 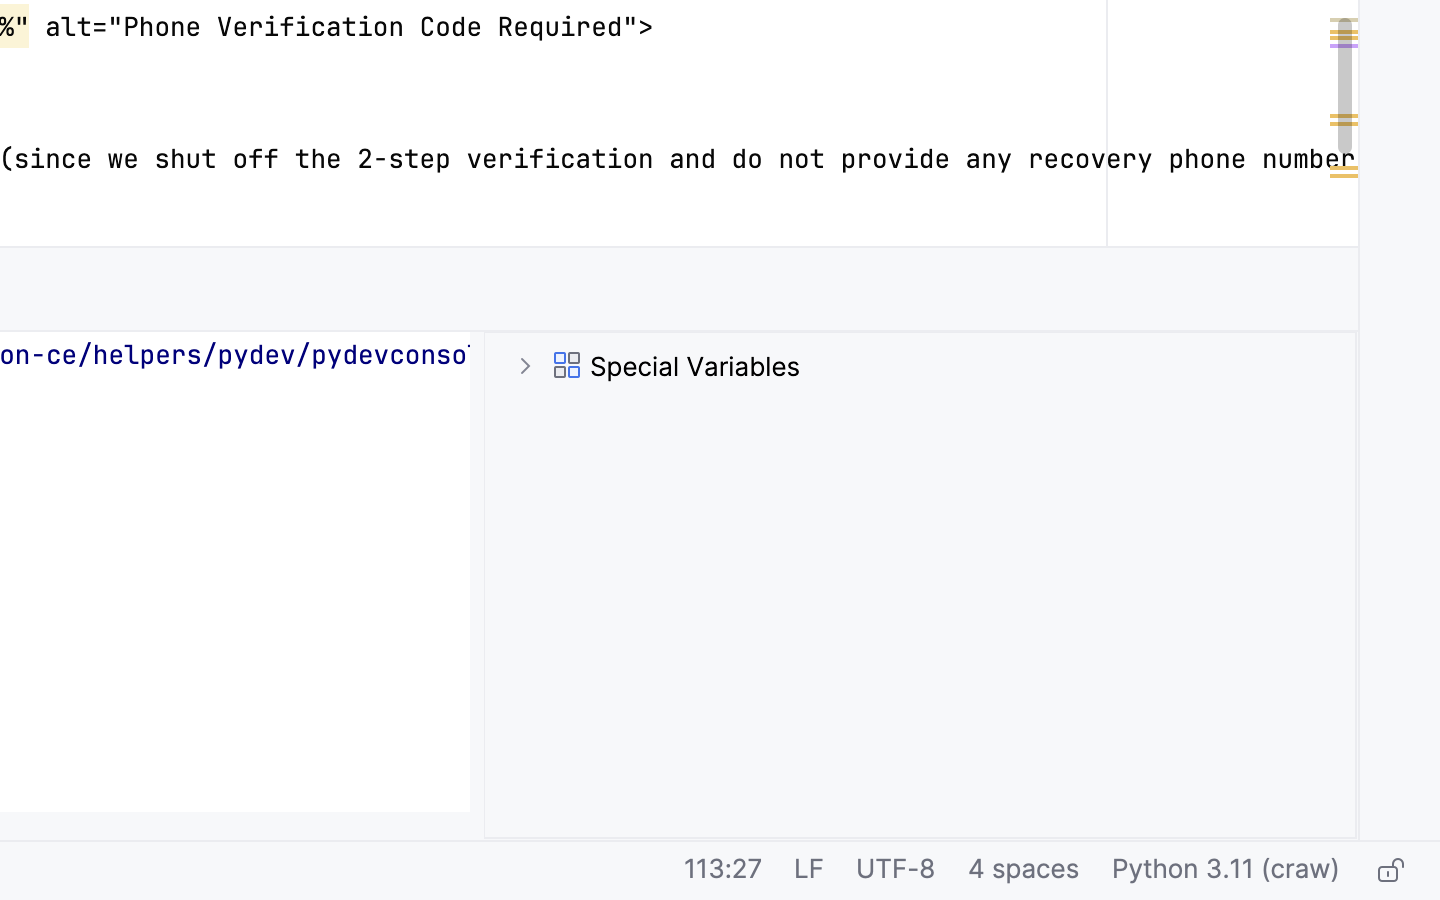 I want to click on '4 spaces', so click(x=1023, y=871).